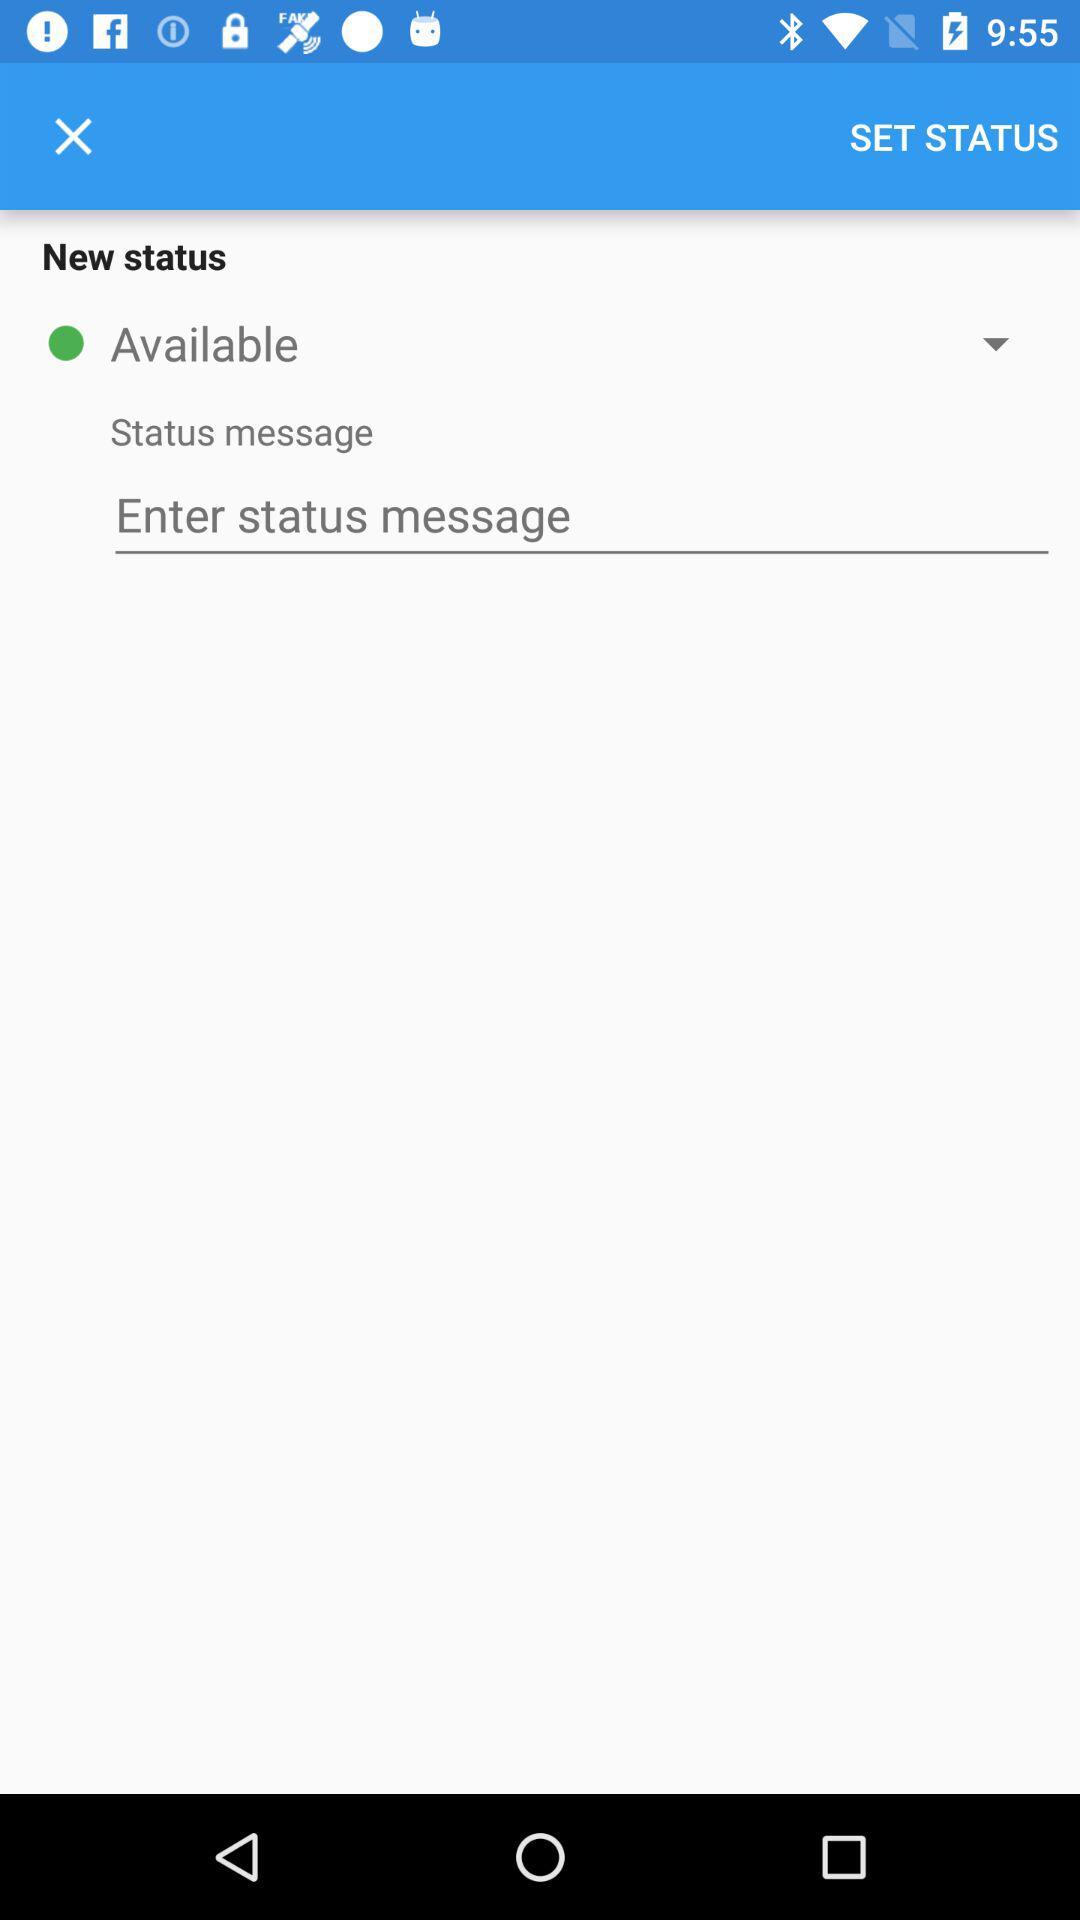  What do you see at coordinates (953, 135) in the screenshot?
I see `the icon at the top right corner` at bounding box center [953, 135].